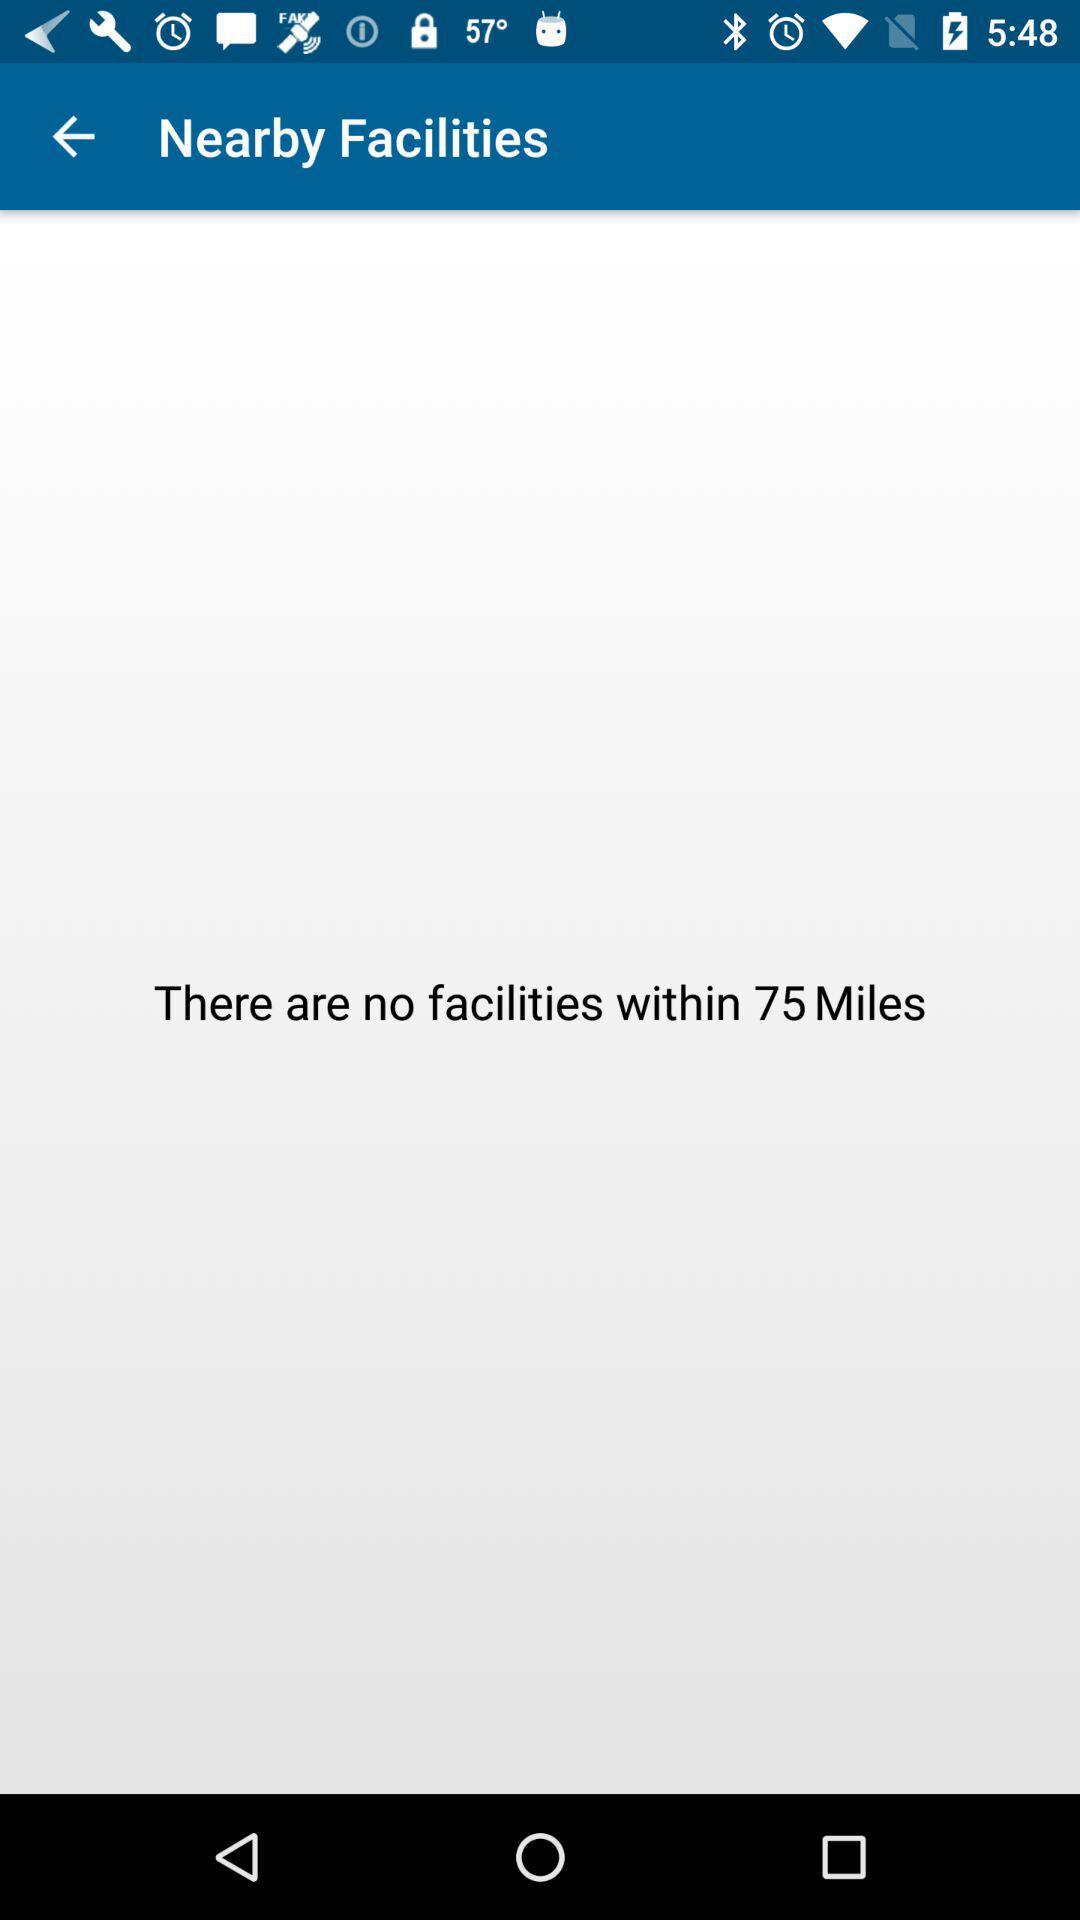 This screenshot has width=1080, height=1920. I want to click on icon above there are no item, so click(72, 135).